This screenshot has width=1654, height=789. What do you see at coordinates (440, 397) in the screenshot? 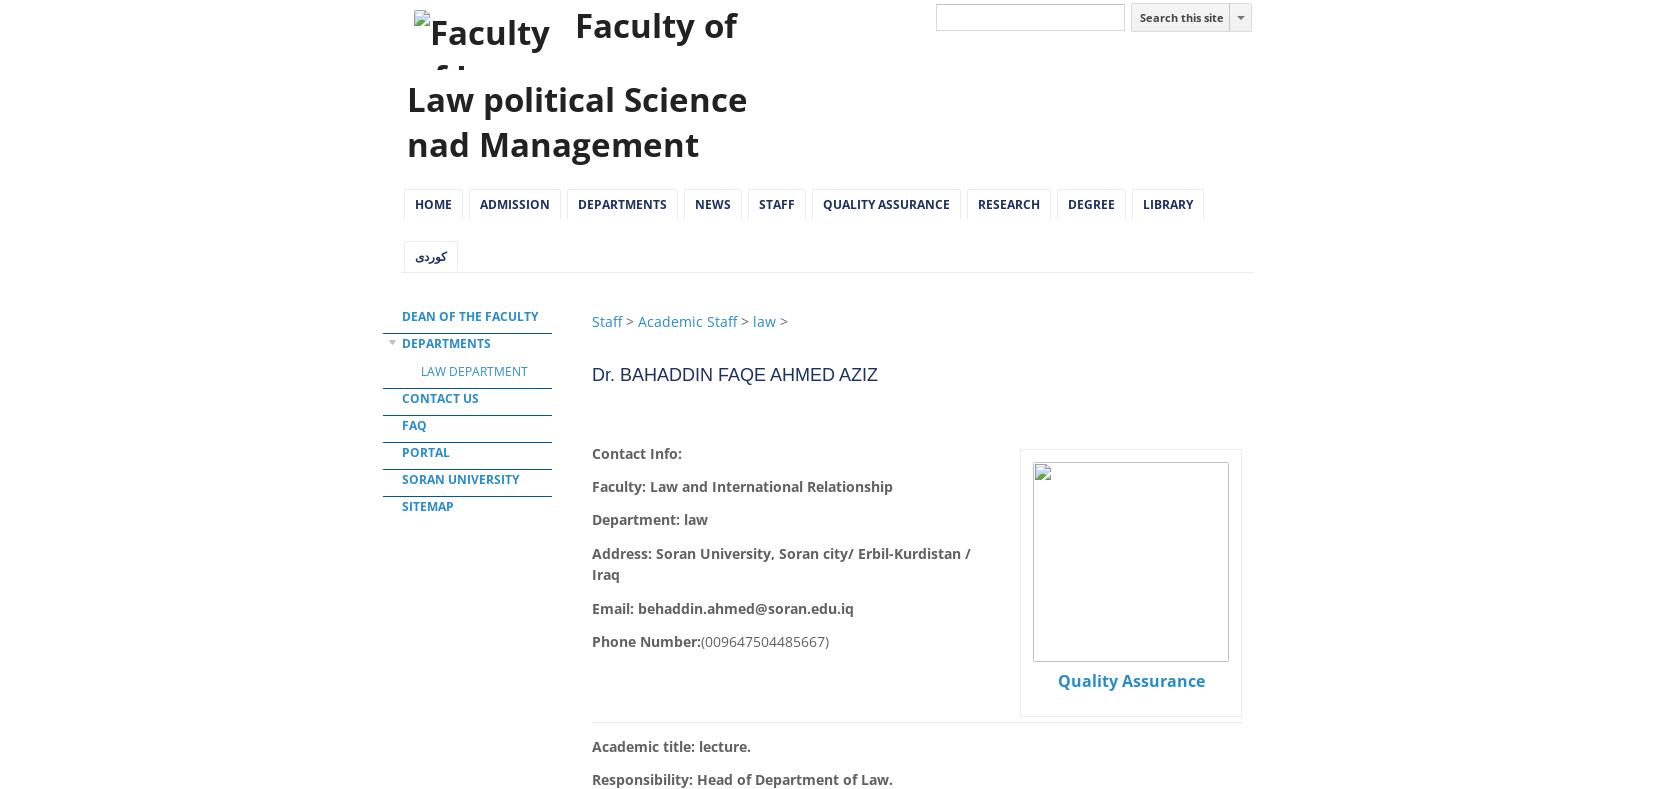
I see `'contact us'` at bounding box center [440, 397].